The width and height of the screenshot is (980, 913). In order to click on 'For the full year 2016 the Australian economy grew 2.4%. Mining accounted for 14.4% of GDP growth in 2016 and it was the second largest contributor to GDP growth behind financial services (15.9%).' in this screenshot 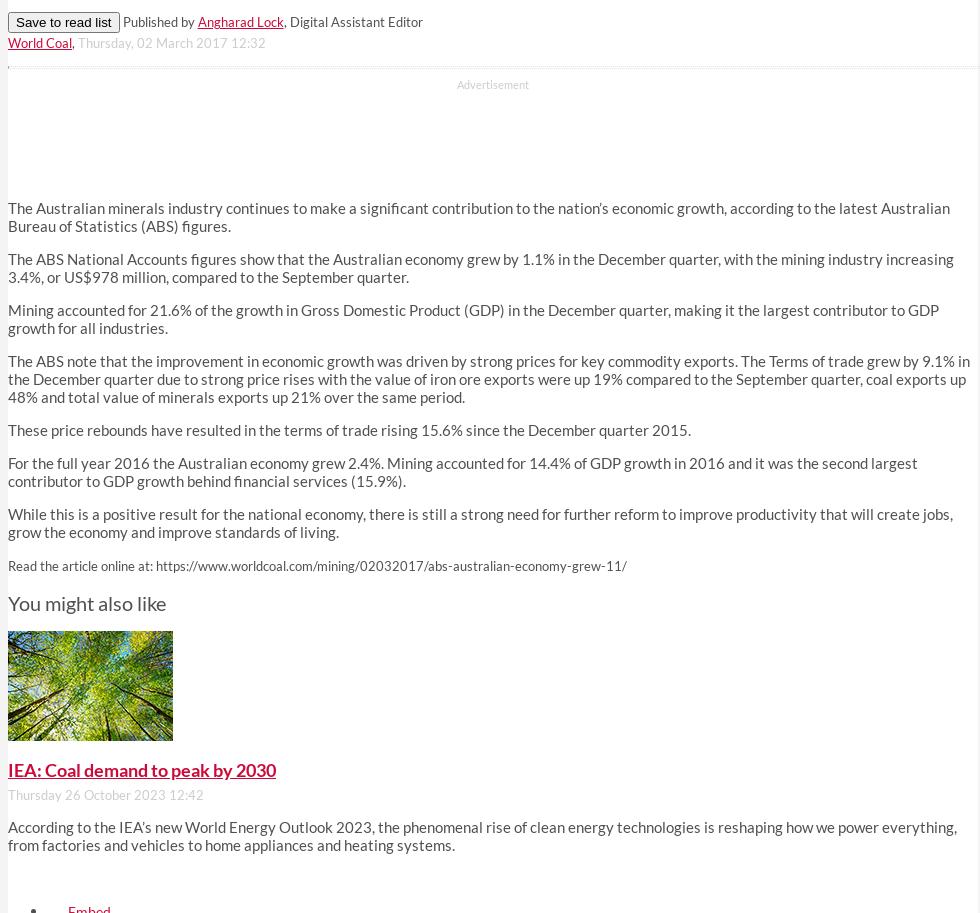, I will do `click(462, 471)`.